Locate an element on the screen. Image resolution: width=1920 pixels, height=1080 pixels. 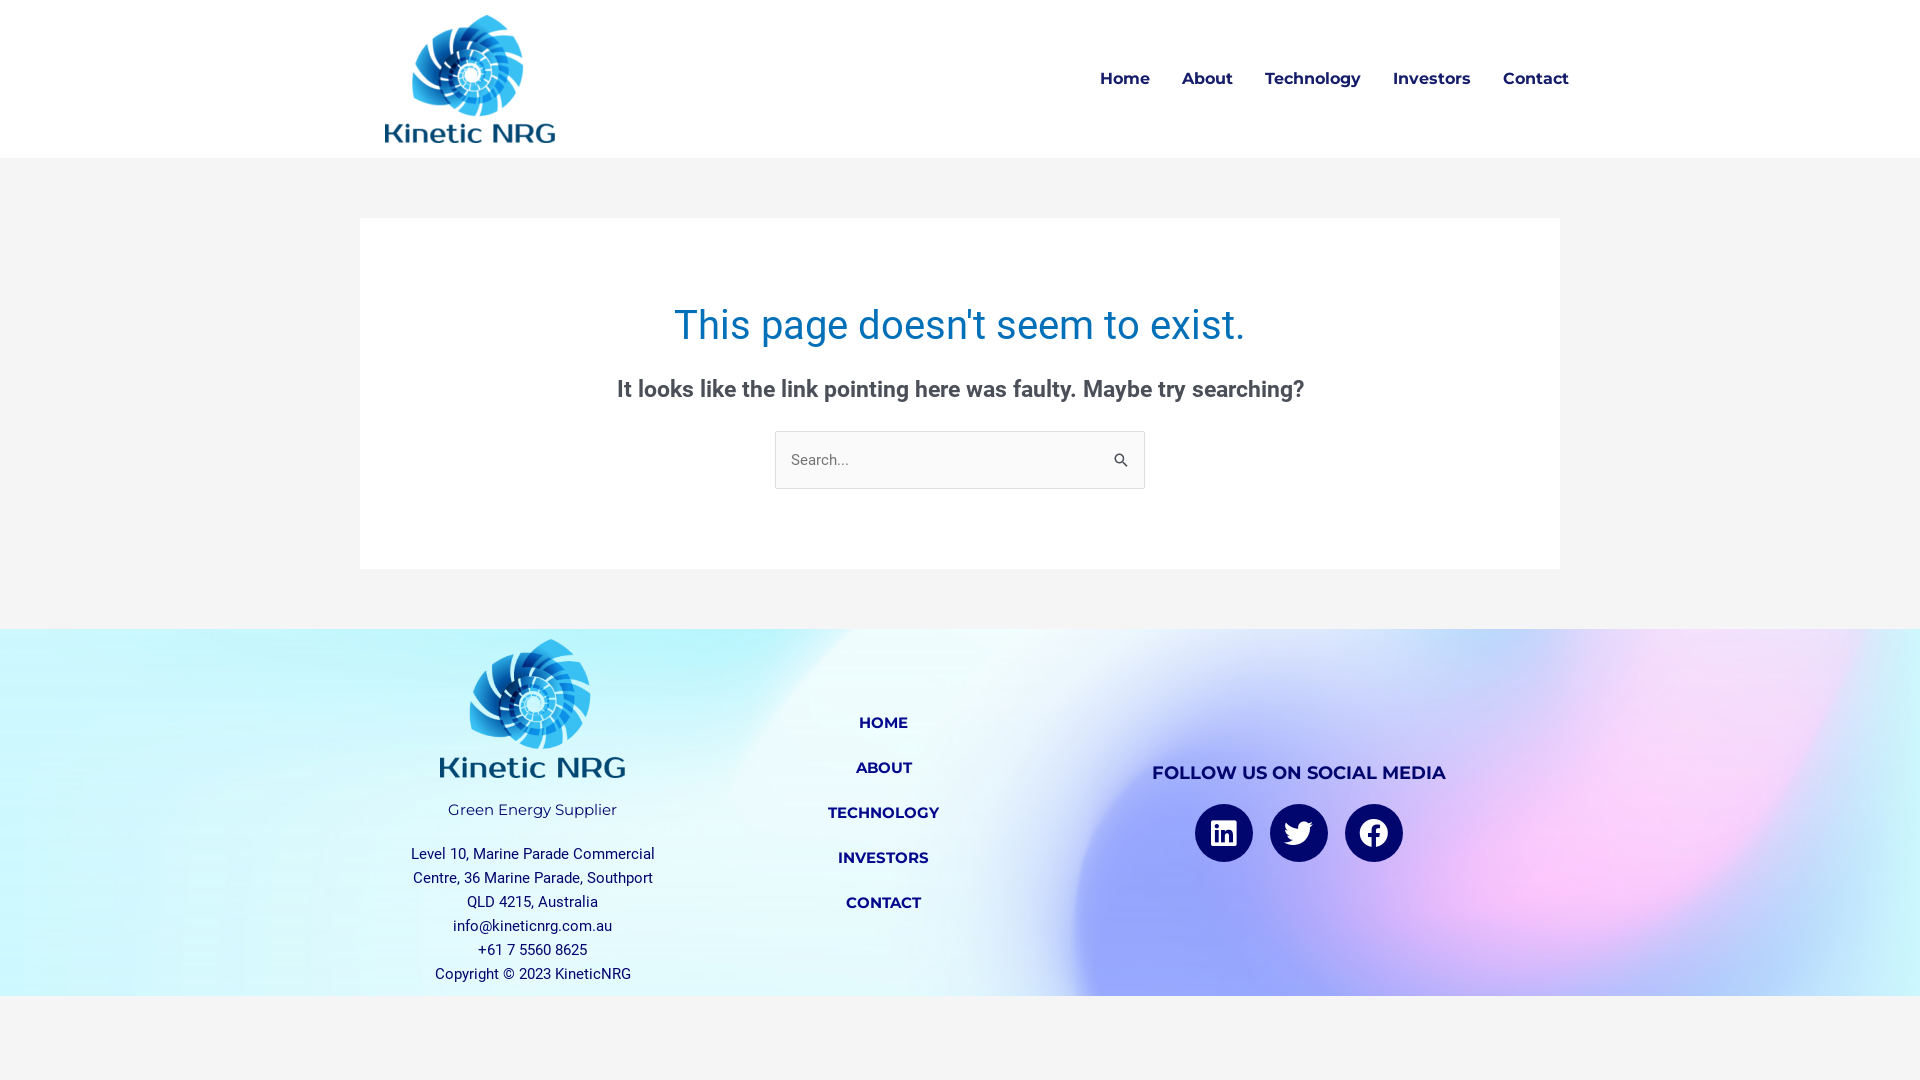
'HOME' is located at coordinates (882, 722).